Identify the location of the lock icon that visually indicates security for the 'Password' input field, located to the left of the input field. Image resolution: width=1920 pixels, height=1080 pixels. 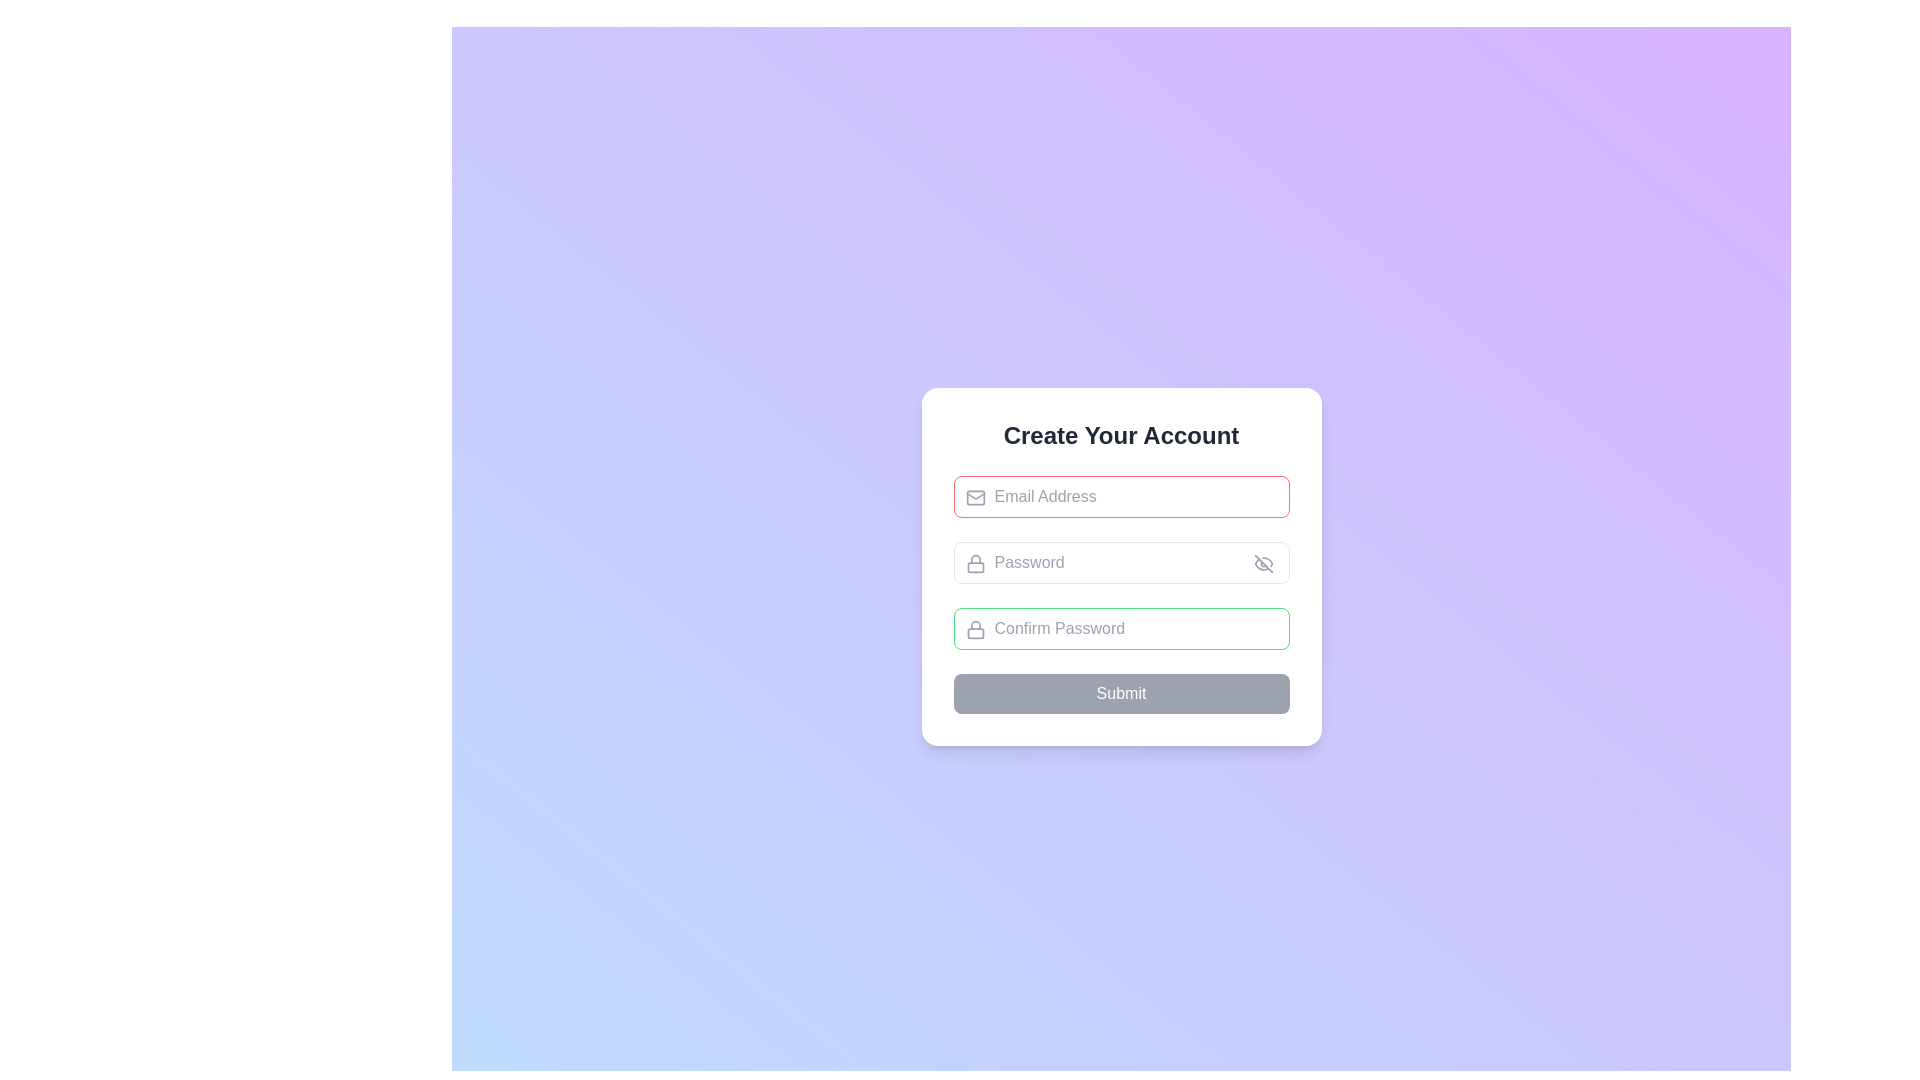
(975, 567).